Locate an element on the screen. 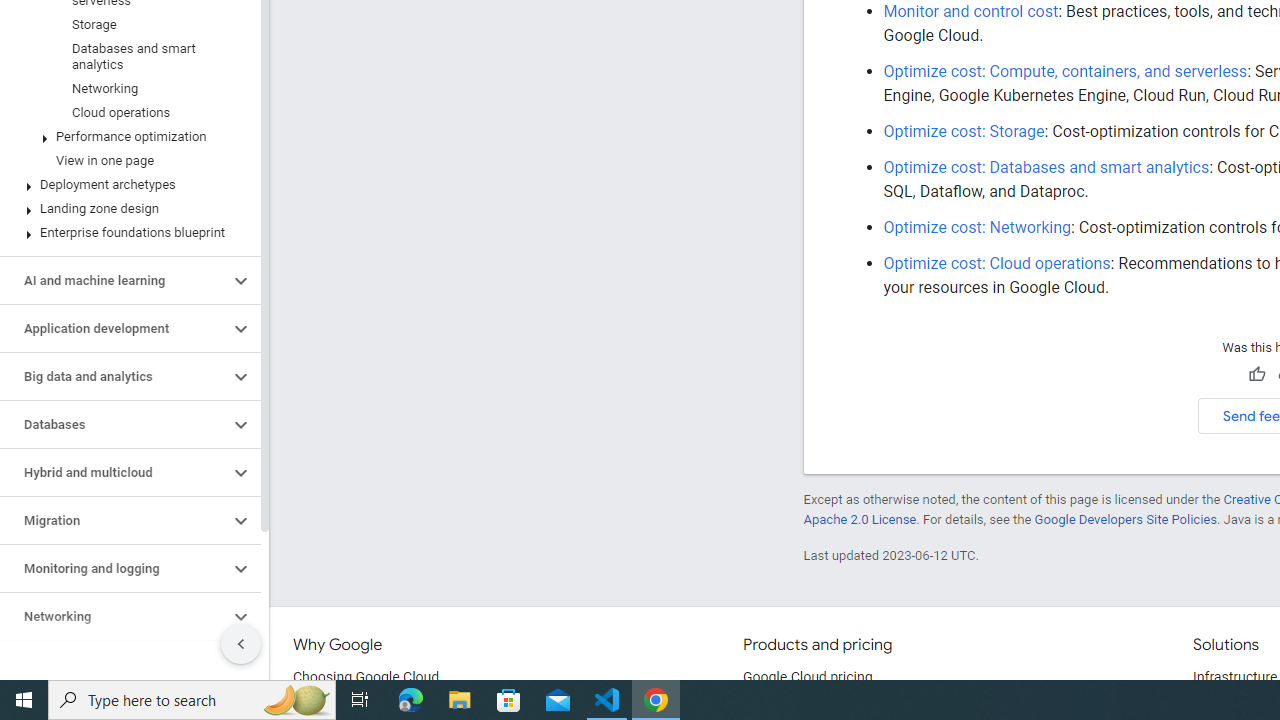 Image resolution: width=1280 pixels, height=720 pixels. 'Google Developers Site Policies' is located at coordinates (1125, 518).